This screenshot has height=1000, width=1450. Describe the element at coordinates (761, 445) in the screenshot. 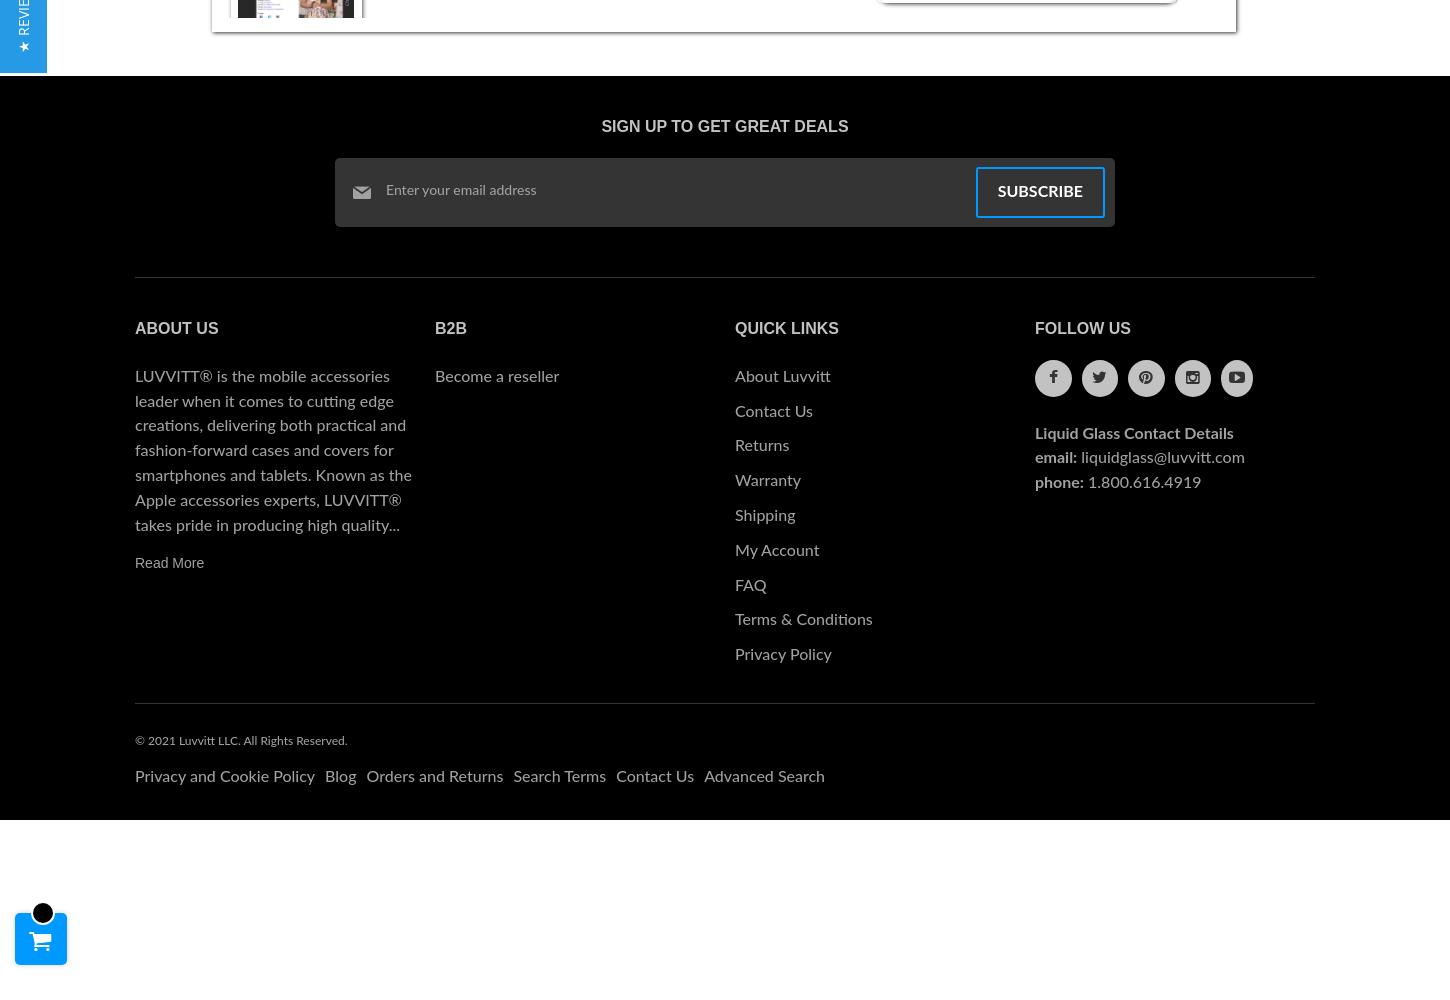

I see `'Returns'` at that location.